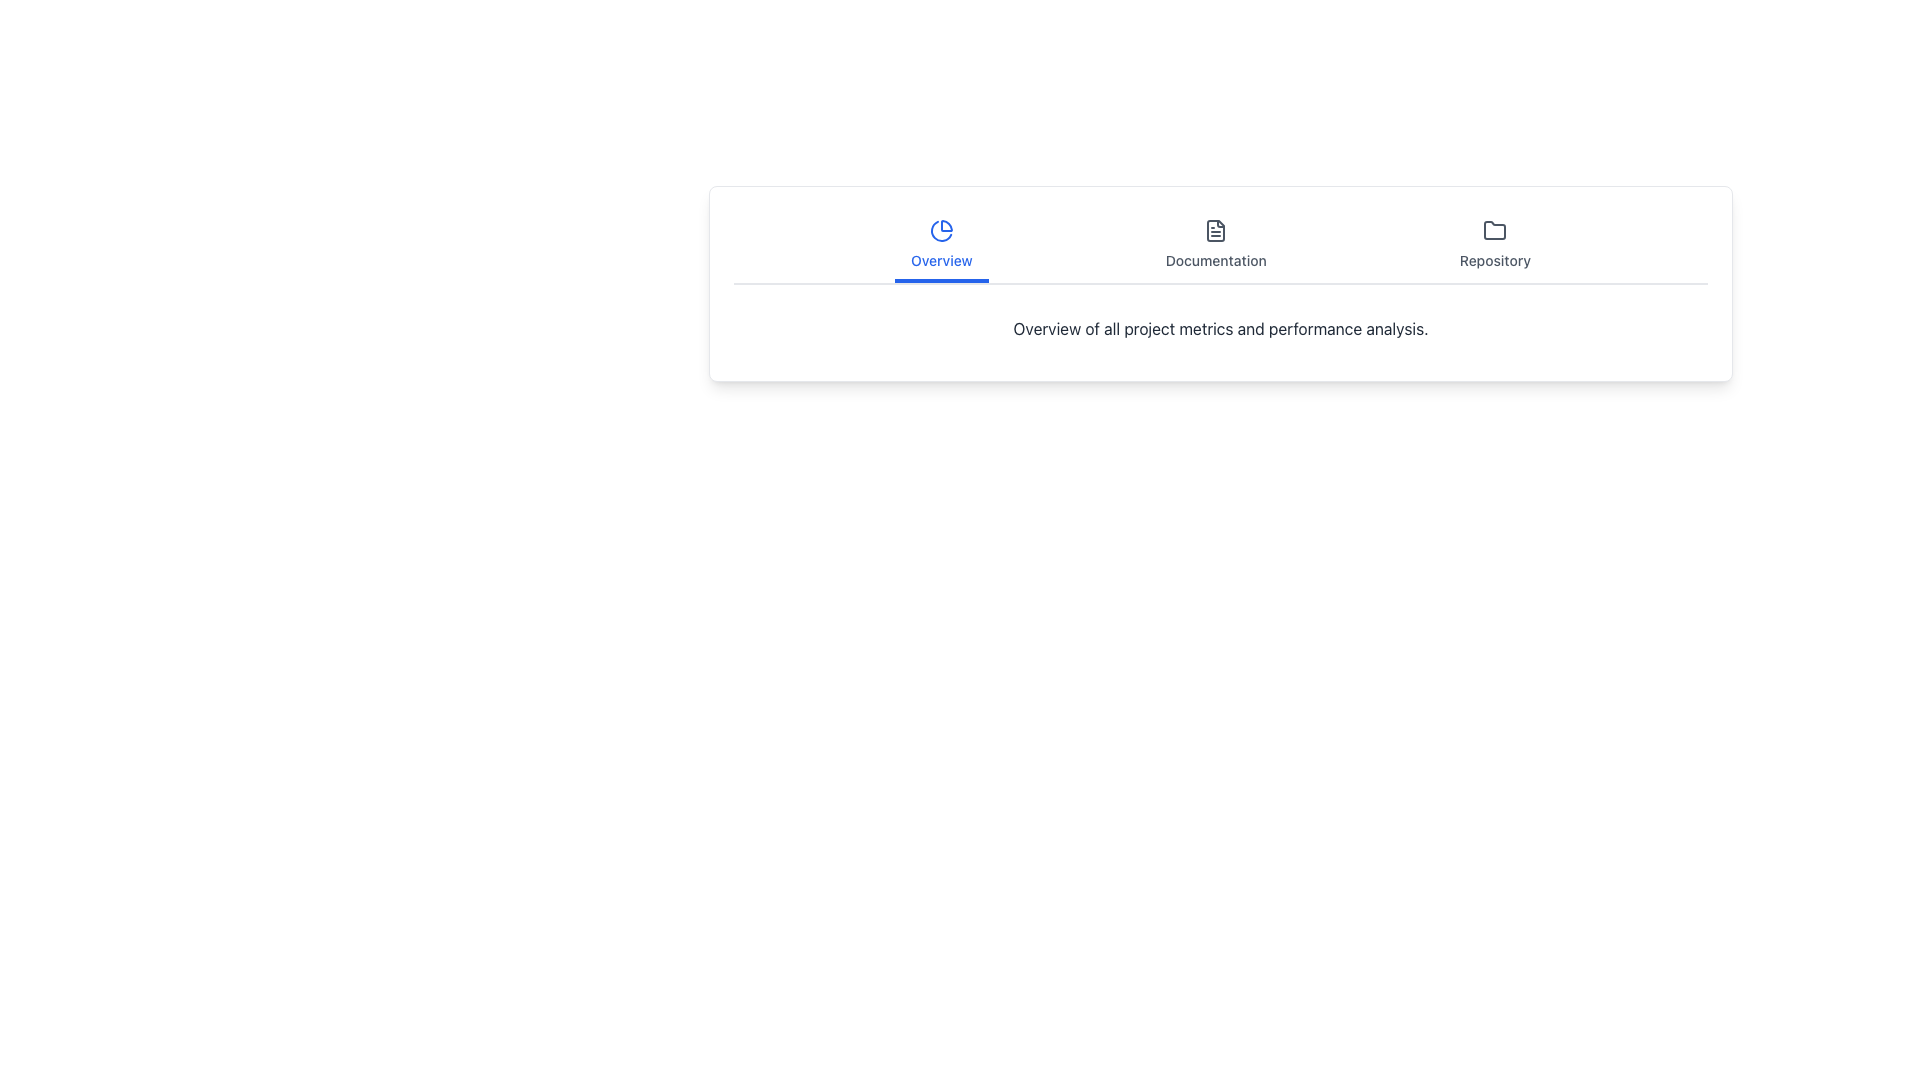 The width and height of the screenshot is (1920, 1080). What do you see at coordinates (1495, 245) in the screenshot?
I see `the 'Repository' button located in the third position of the horizontal navigation bar` at bounding box center [1495, 245].